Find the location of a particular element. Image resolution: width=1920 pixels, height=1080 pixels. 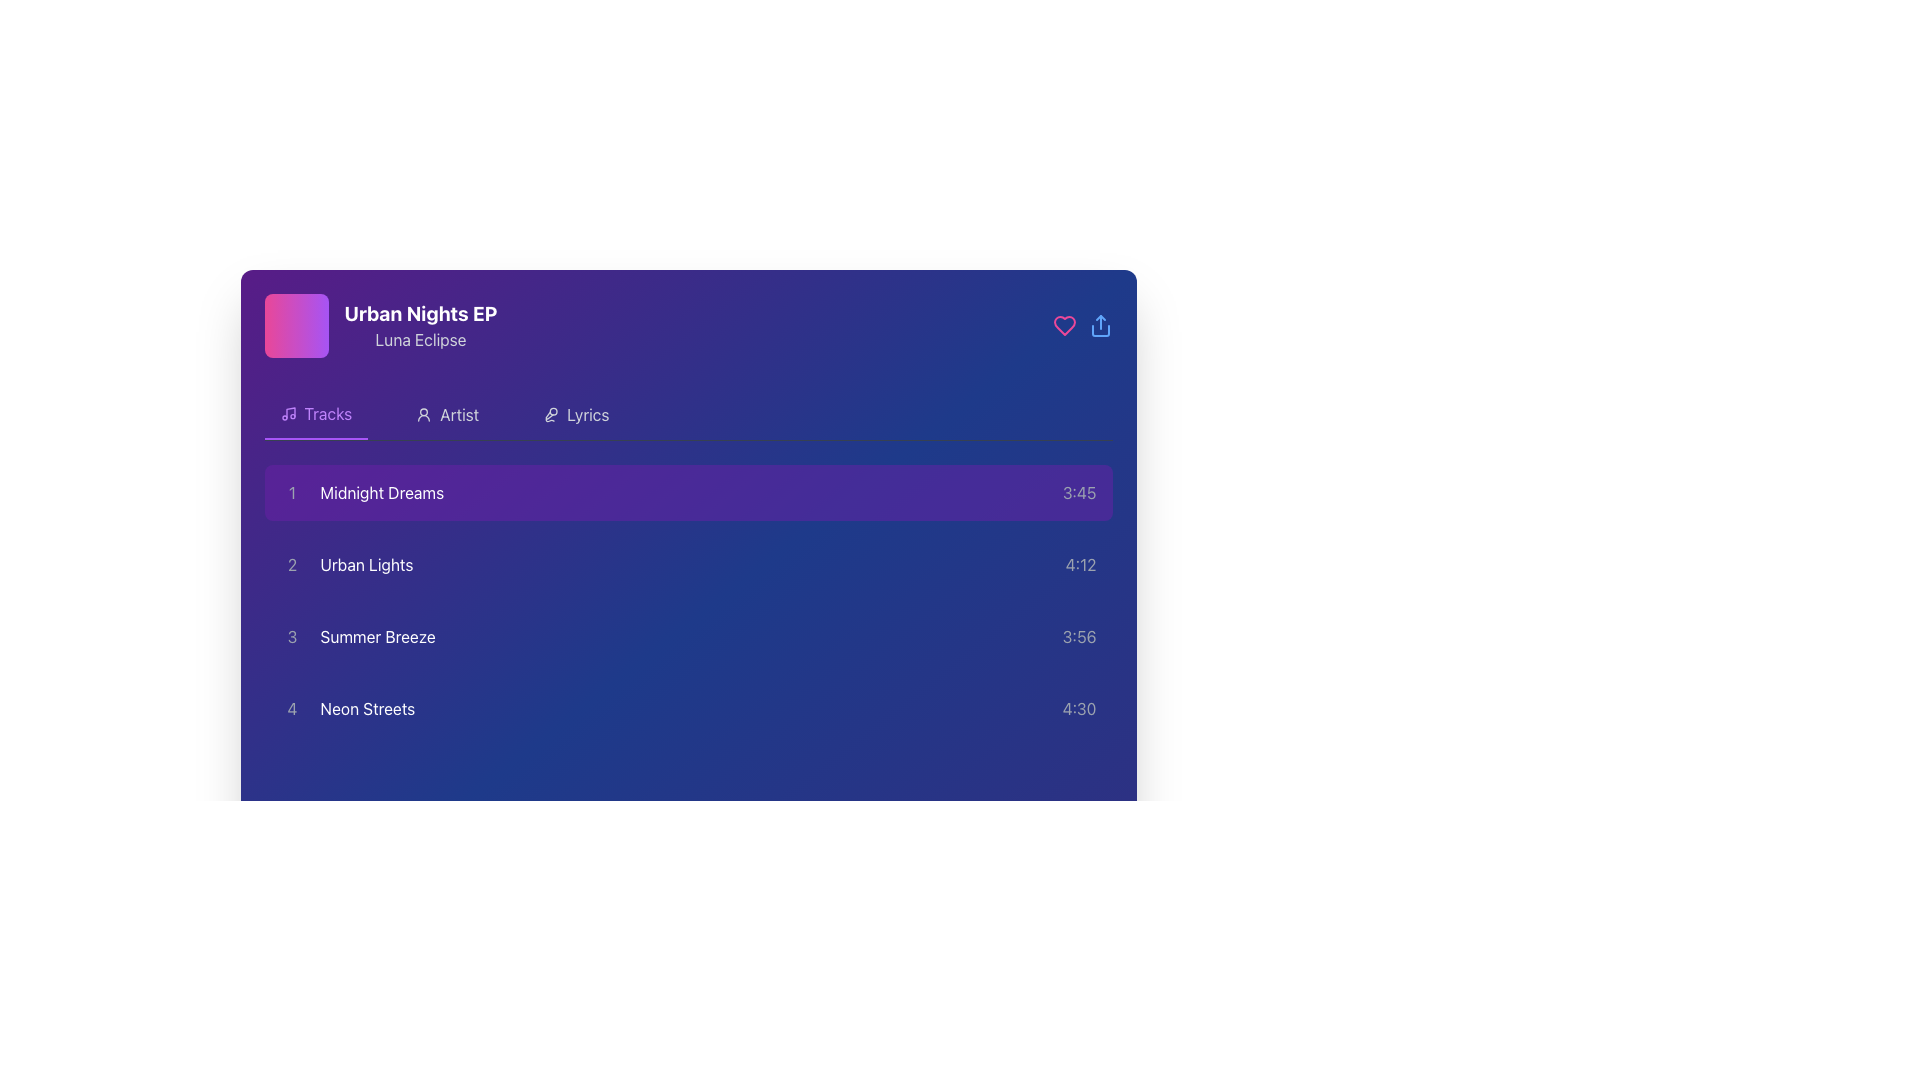

the text label of the third track in the vertical list is located at coordinates (378, 636).